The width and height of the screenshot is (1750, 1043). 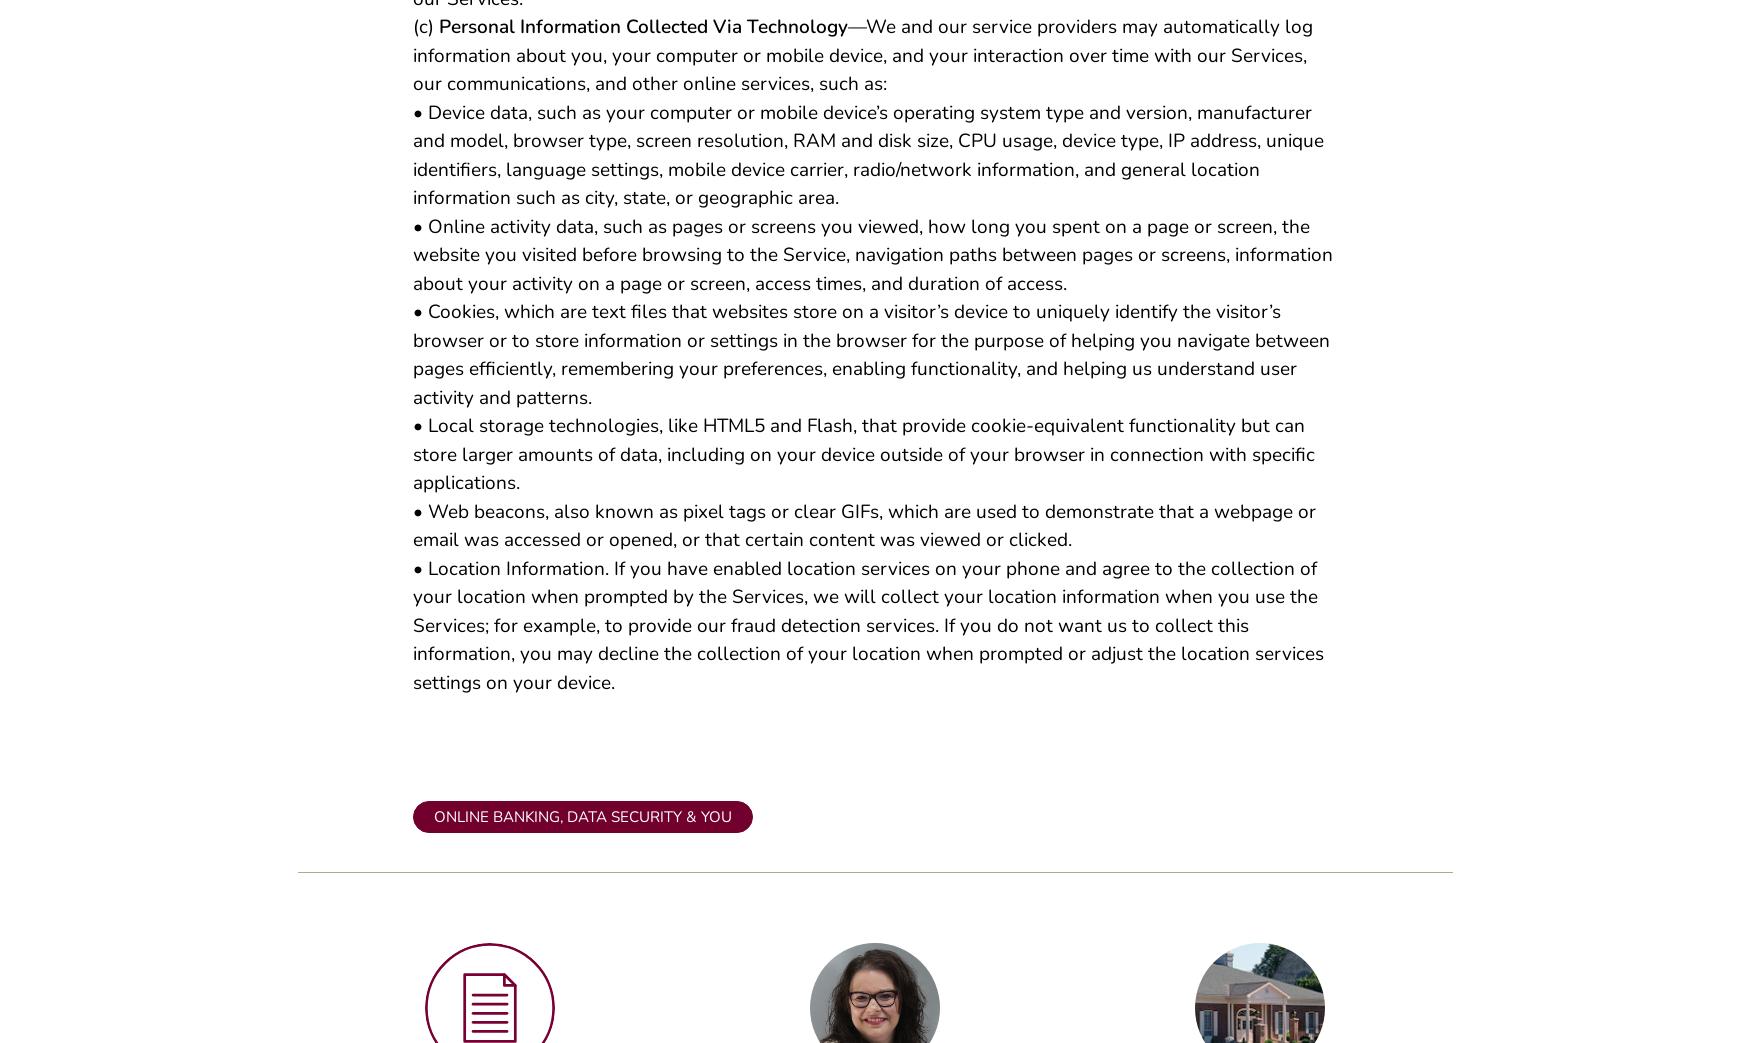 What do you see at coordinates (438, 34) in the screenshot?
I see `'Personal Information Collected Via Technology'` at bounding box center [438, 34].